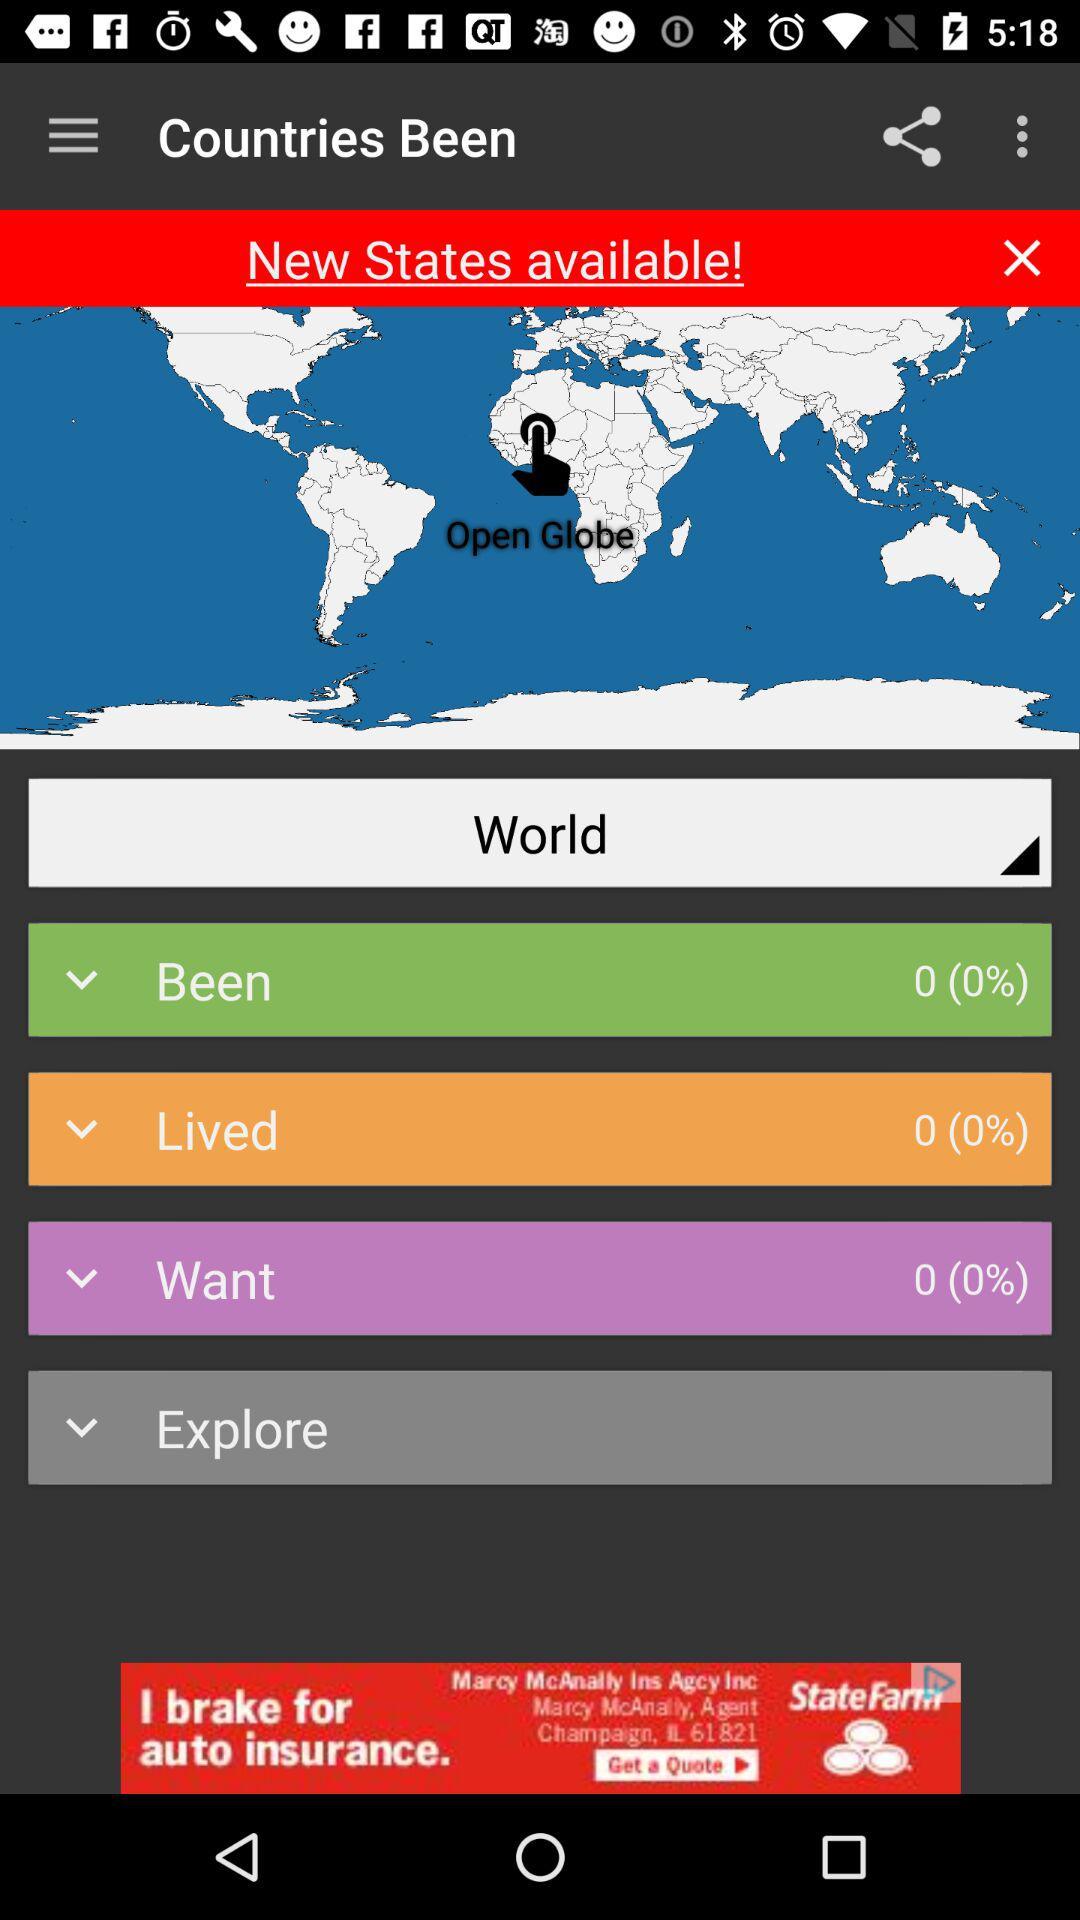 The height and width of the screenshot is (1920, 1080). Describe the element at coordinates (1022, 257) in the screenshot. I see `closeing the file` at that location.